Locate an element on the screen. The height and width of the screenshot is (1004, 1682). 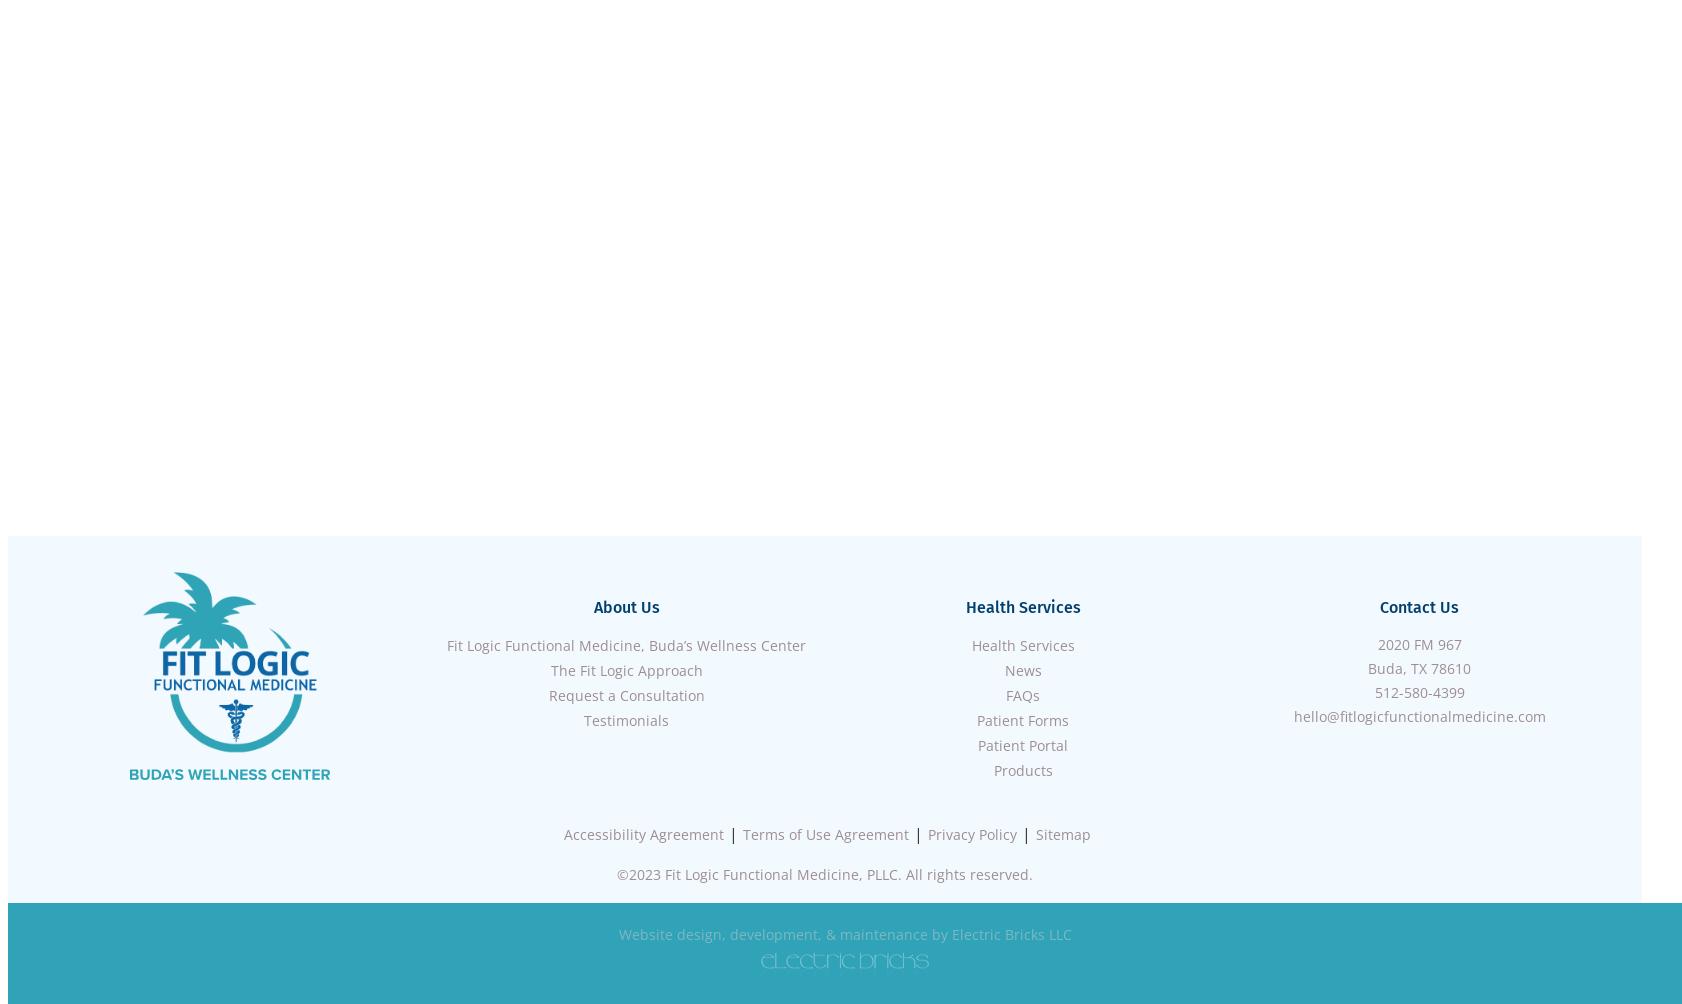
'Accessibility Agreement' is located at coordinates (644, 834).